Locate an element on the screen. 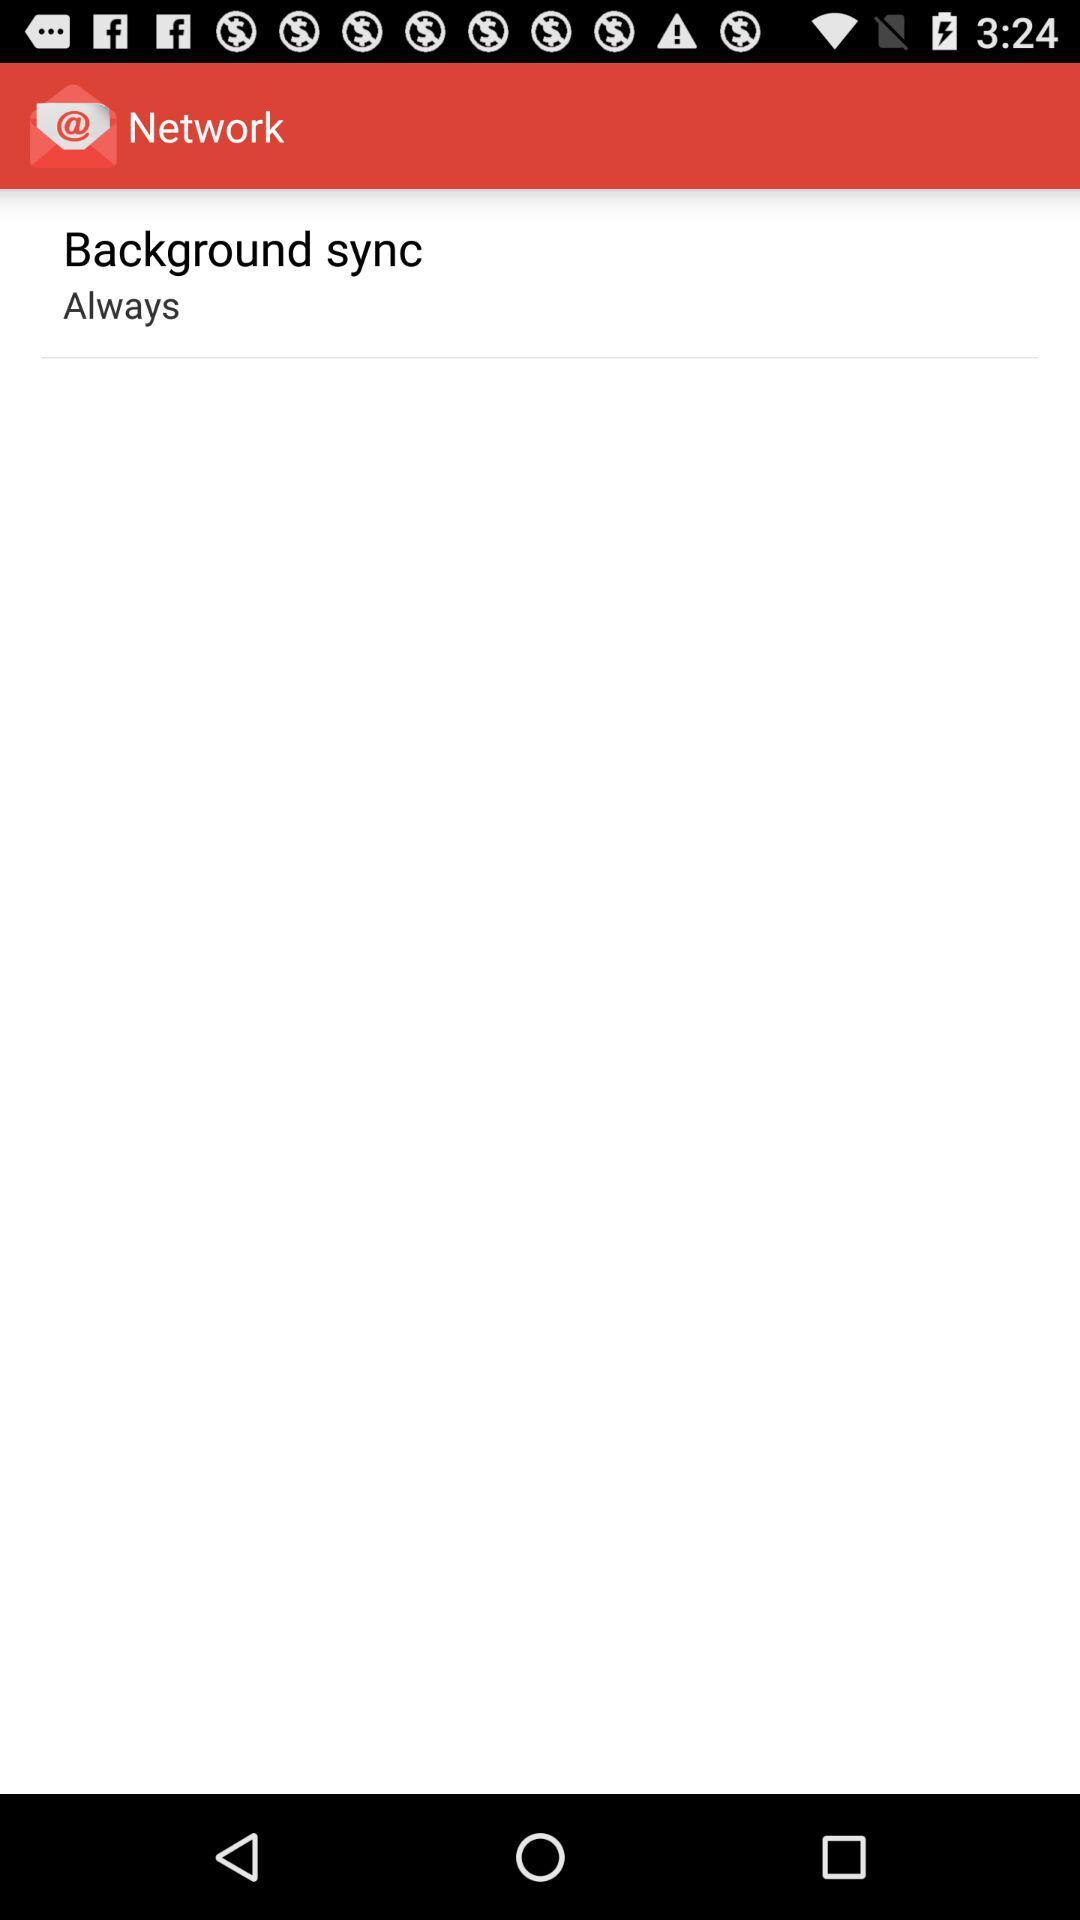 The height and width of the screenshot is (1920, 1080). app above the always app is located at coordinates (242, 246).